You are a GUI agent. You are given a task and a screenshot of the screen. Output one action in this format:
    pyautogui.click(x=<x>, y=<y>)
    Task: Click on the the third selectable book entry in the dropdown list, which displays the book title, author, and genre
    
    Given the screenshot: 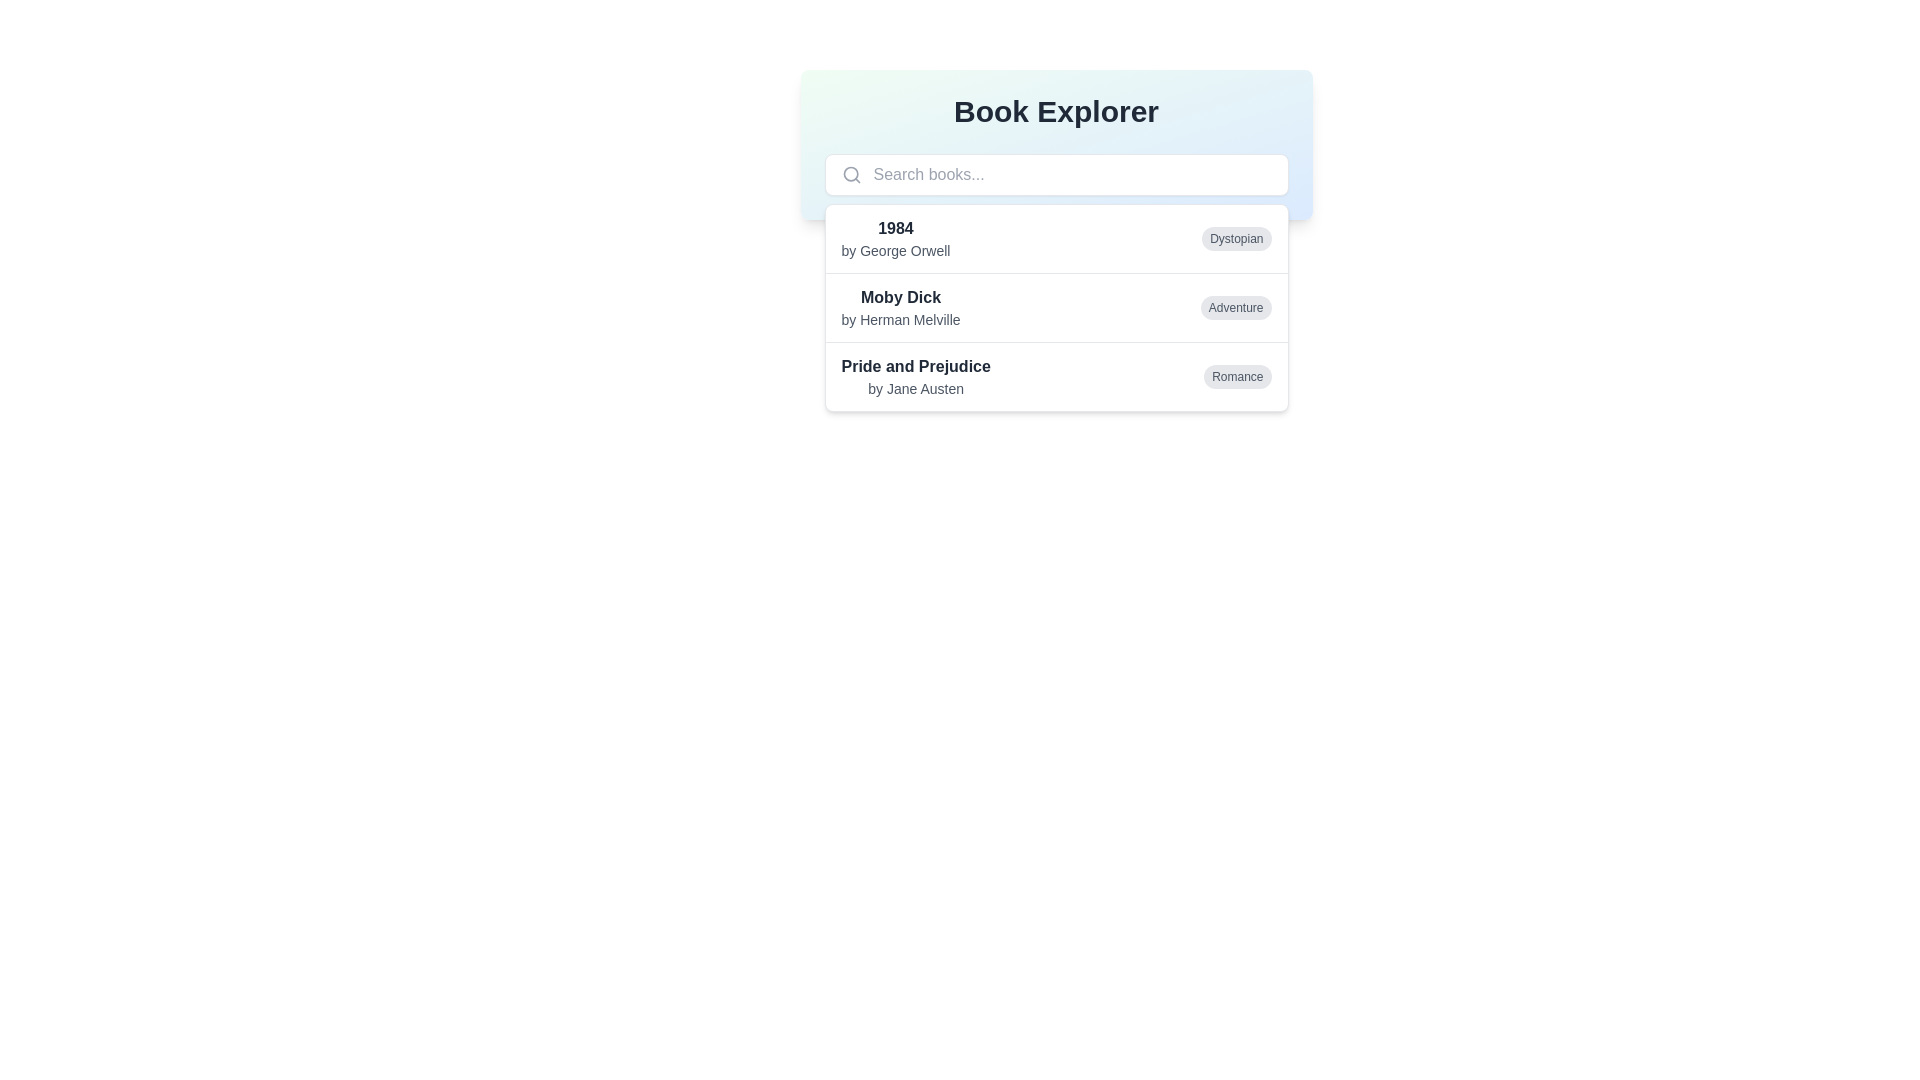 What is the action you would take?
    pyautogui.click(x=1055, y=377)
    